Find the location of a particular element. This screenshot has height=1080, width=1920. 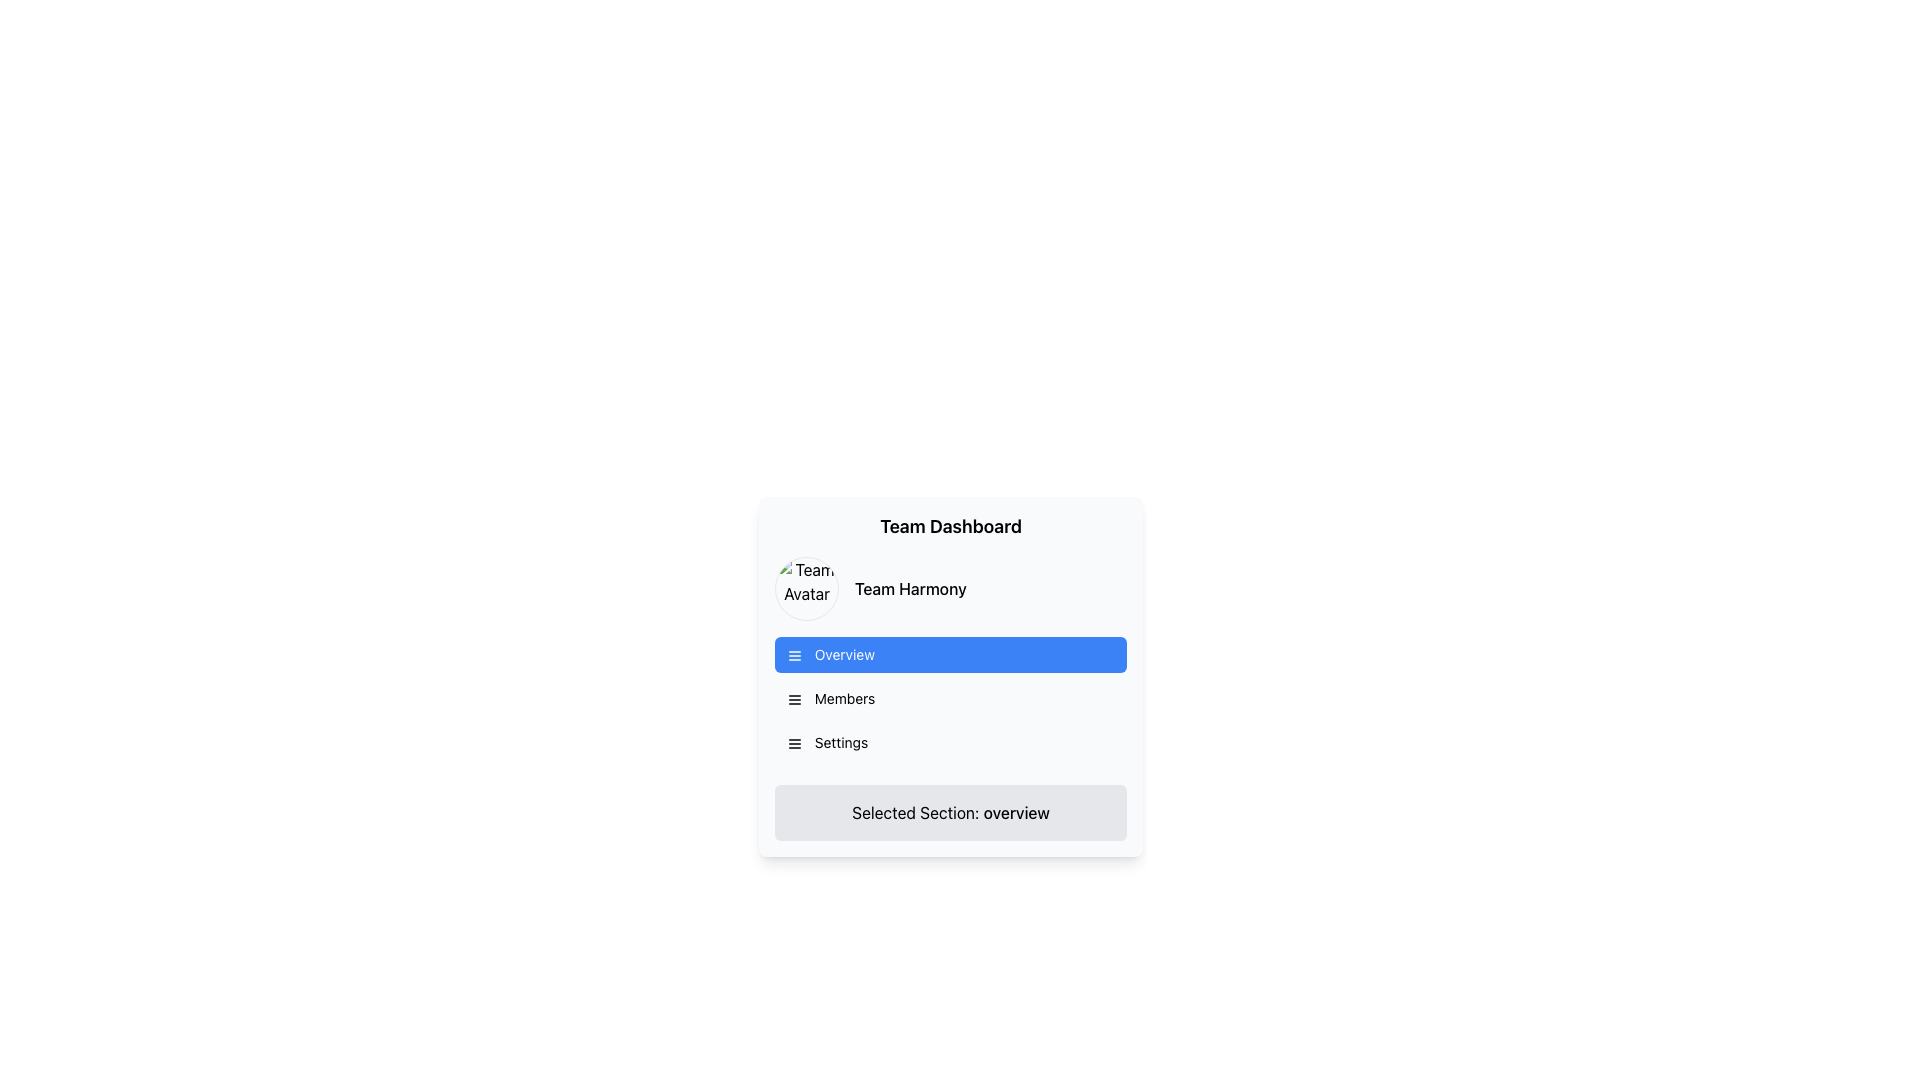

the text label indicating the currently selected section, which reads 'Selected Section: overview', located in a light gray rounded rectangular block is located at coordinates (1016, 813).